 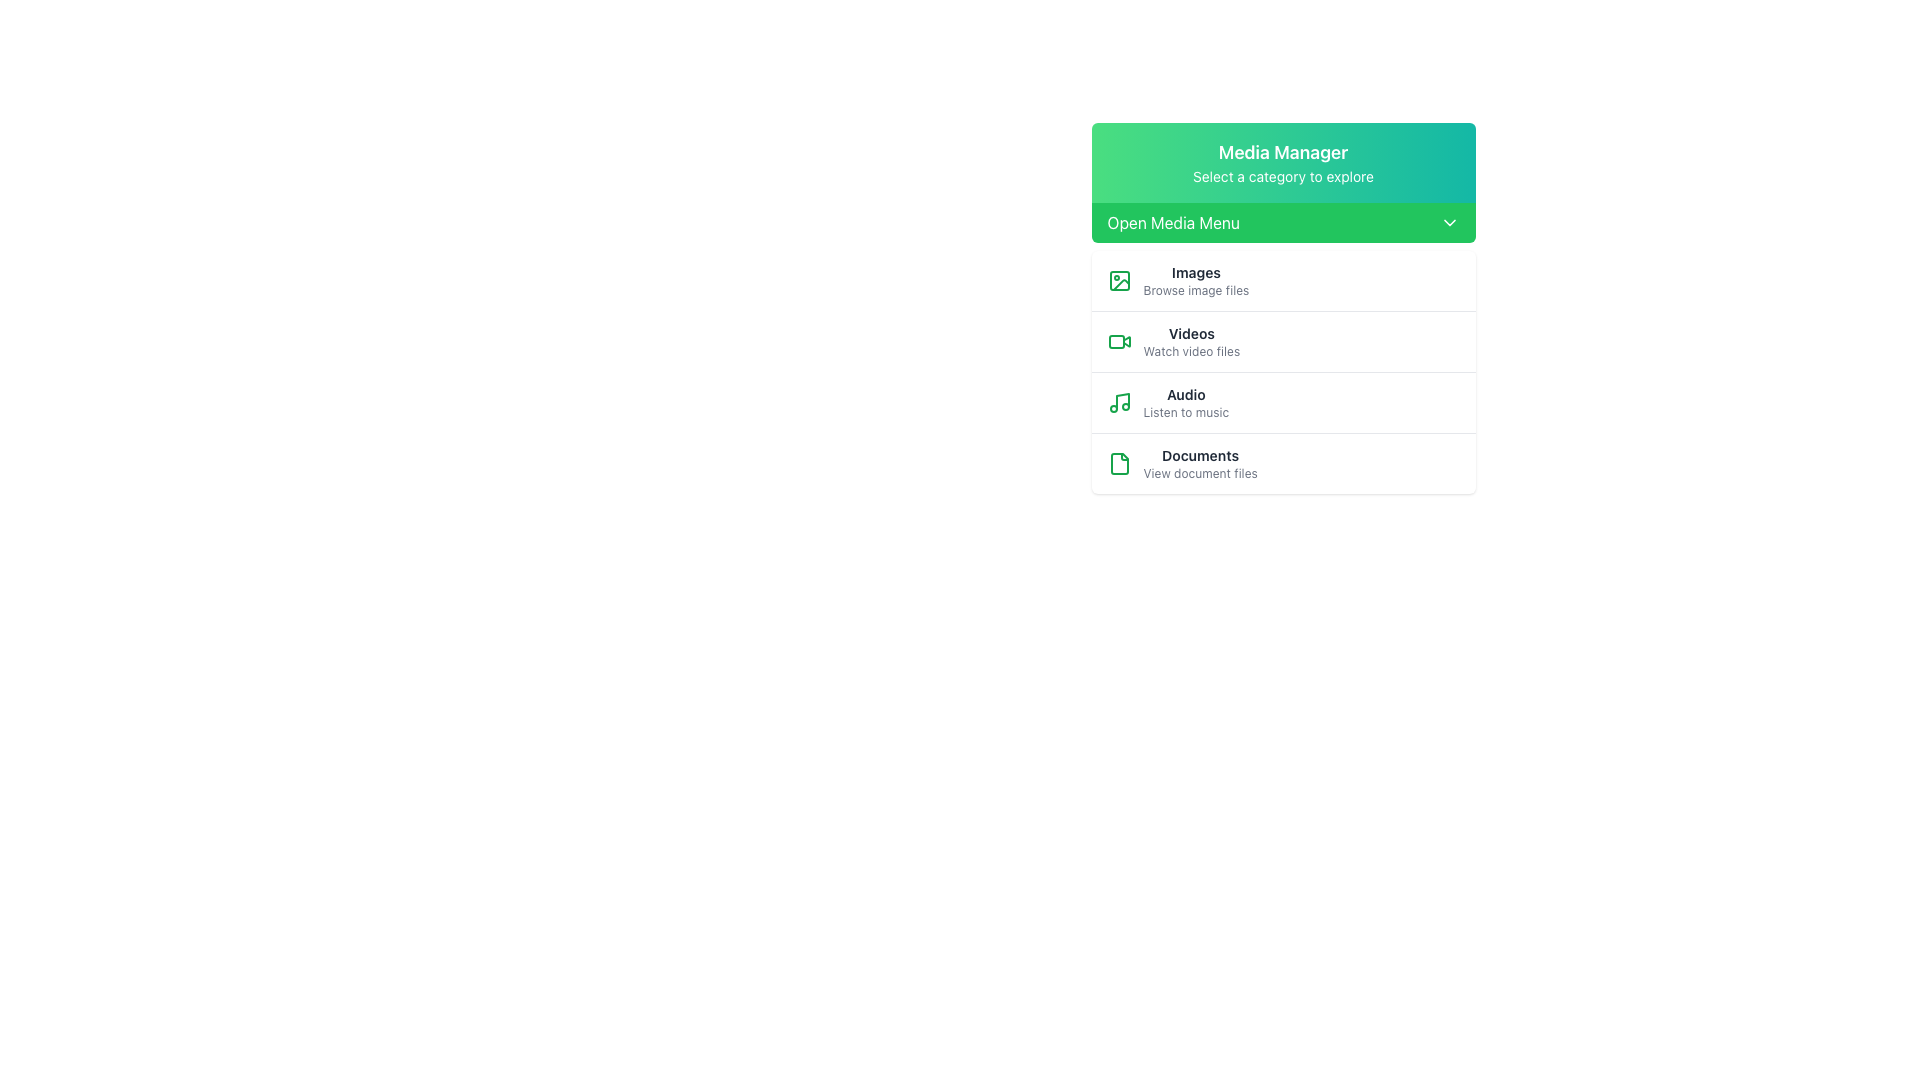 I want to click on the static text label 'Audio' in the Media Manager section, which signifies audio content and is located in the third row of the list, so click(x=1186, y=394).